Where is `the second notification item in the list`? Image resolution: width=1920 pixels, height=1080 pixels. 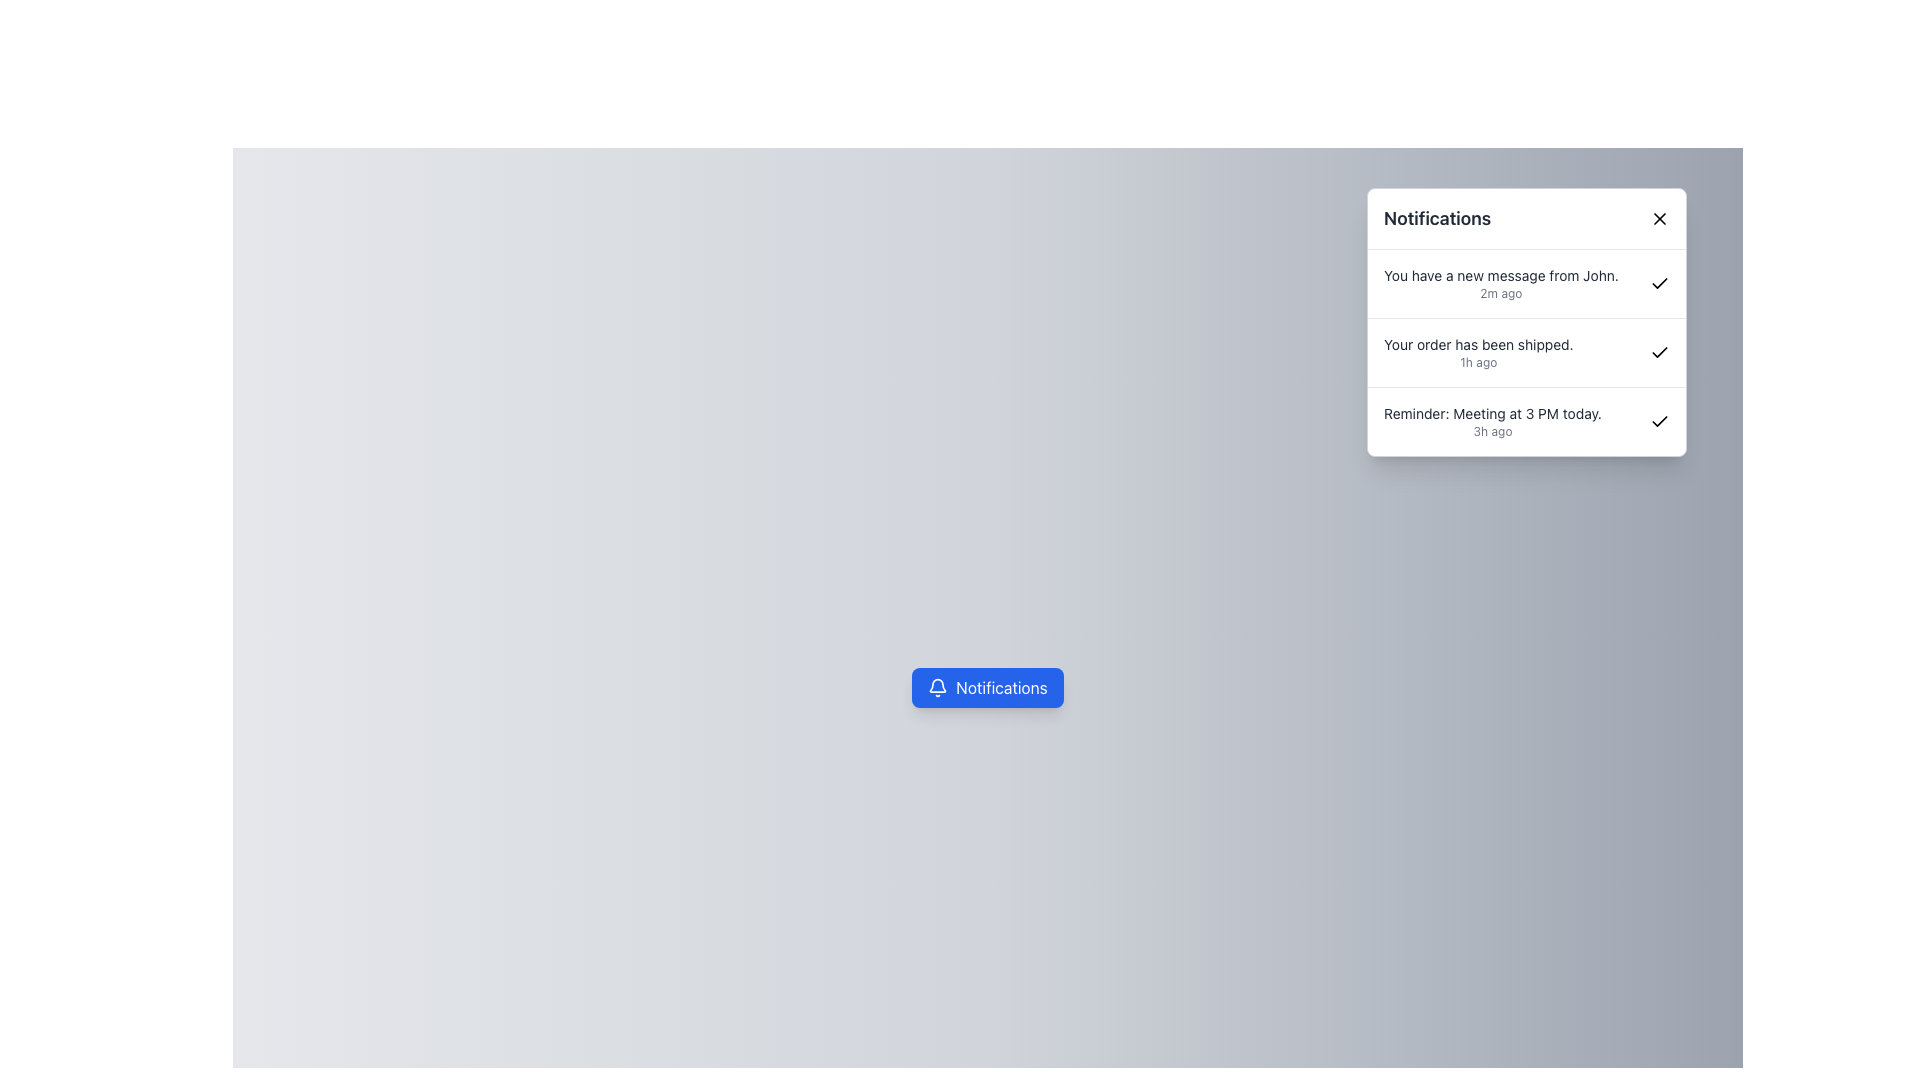
the second notification item in the list is located at coordinates (1525, 350).